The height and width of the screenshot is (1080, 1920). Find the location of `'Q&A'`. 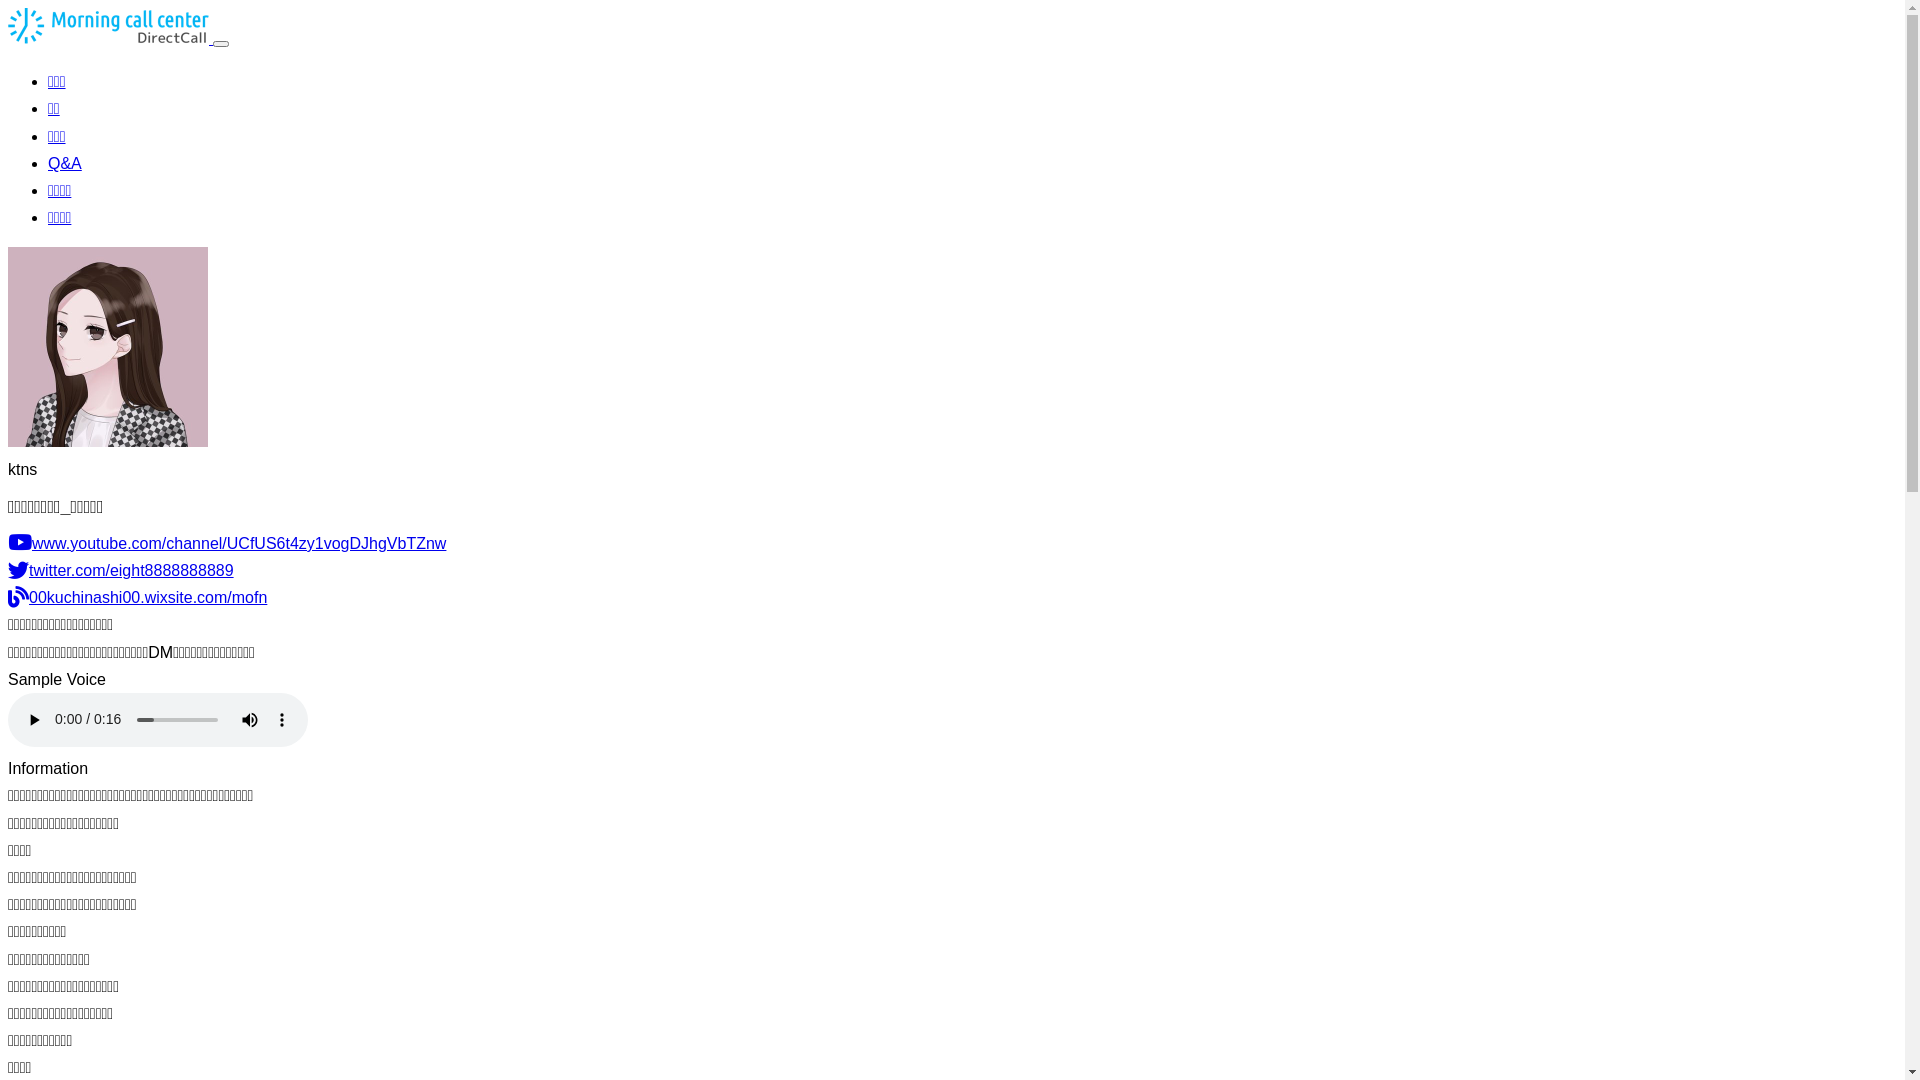

'Q&A' is located at coordinates (65, 162).